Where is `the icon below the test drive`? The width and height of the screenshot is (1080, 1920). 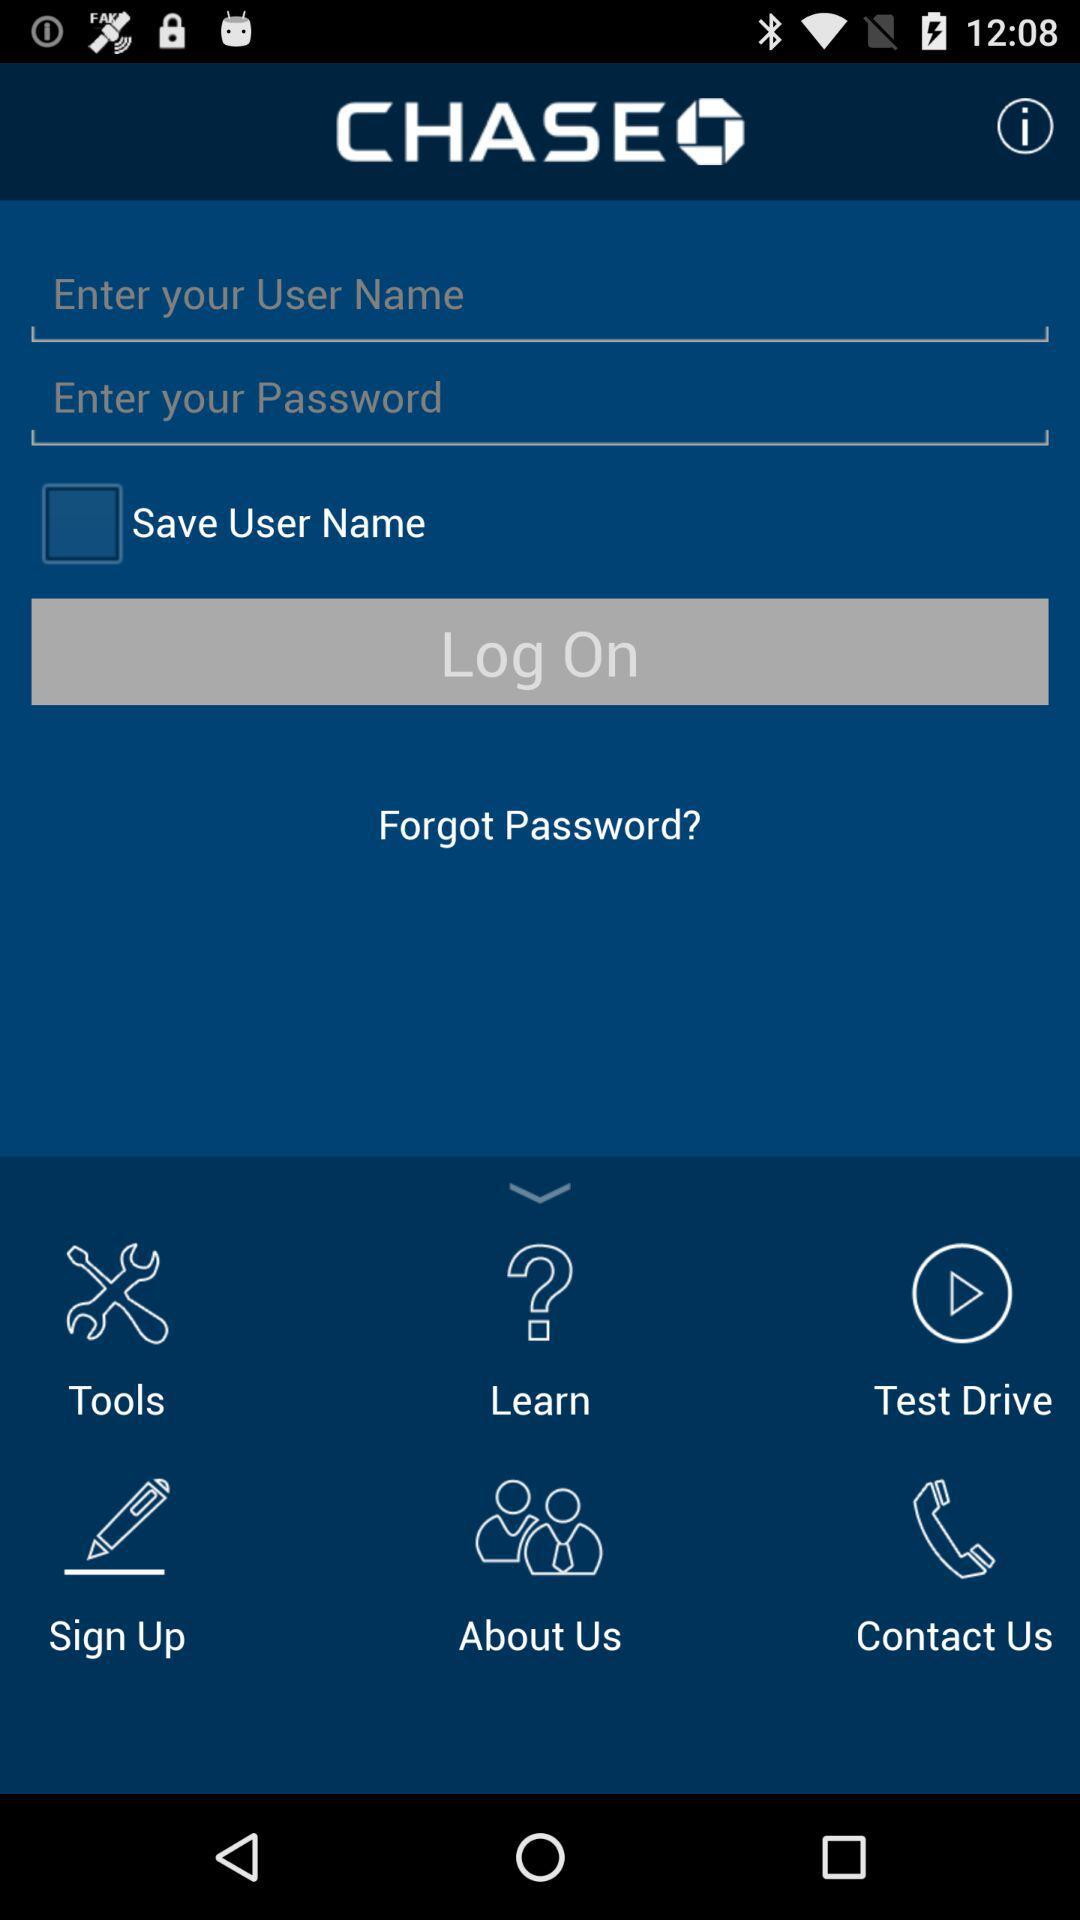 the icon below the test drive is located at coordinates (953, 1562).